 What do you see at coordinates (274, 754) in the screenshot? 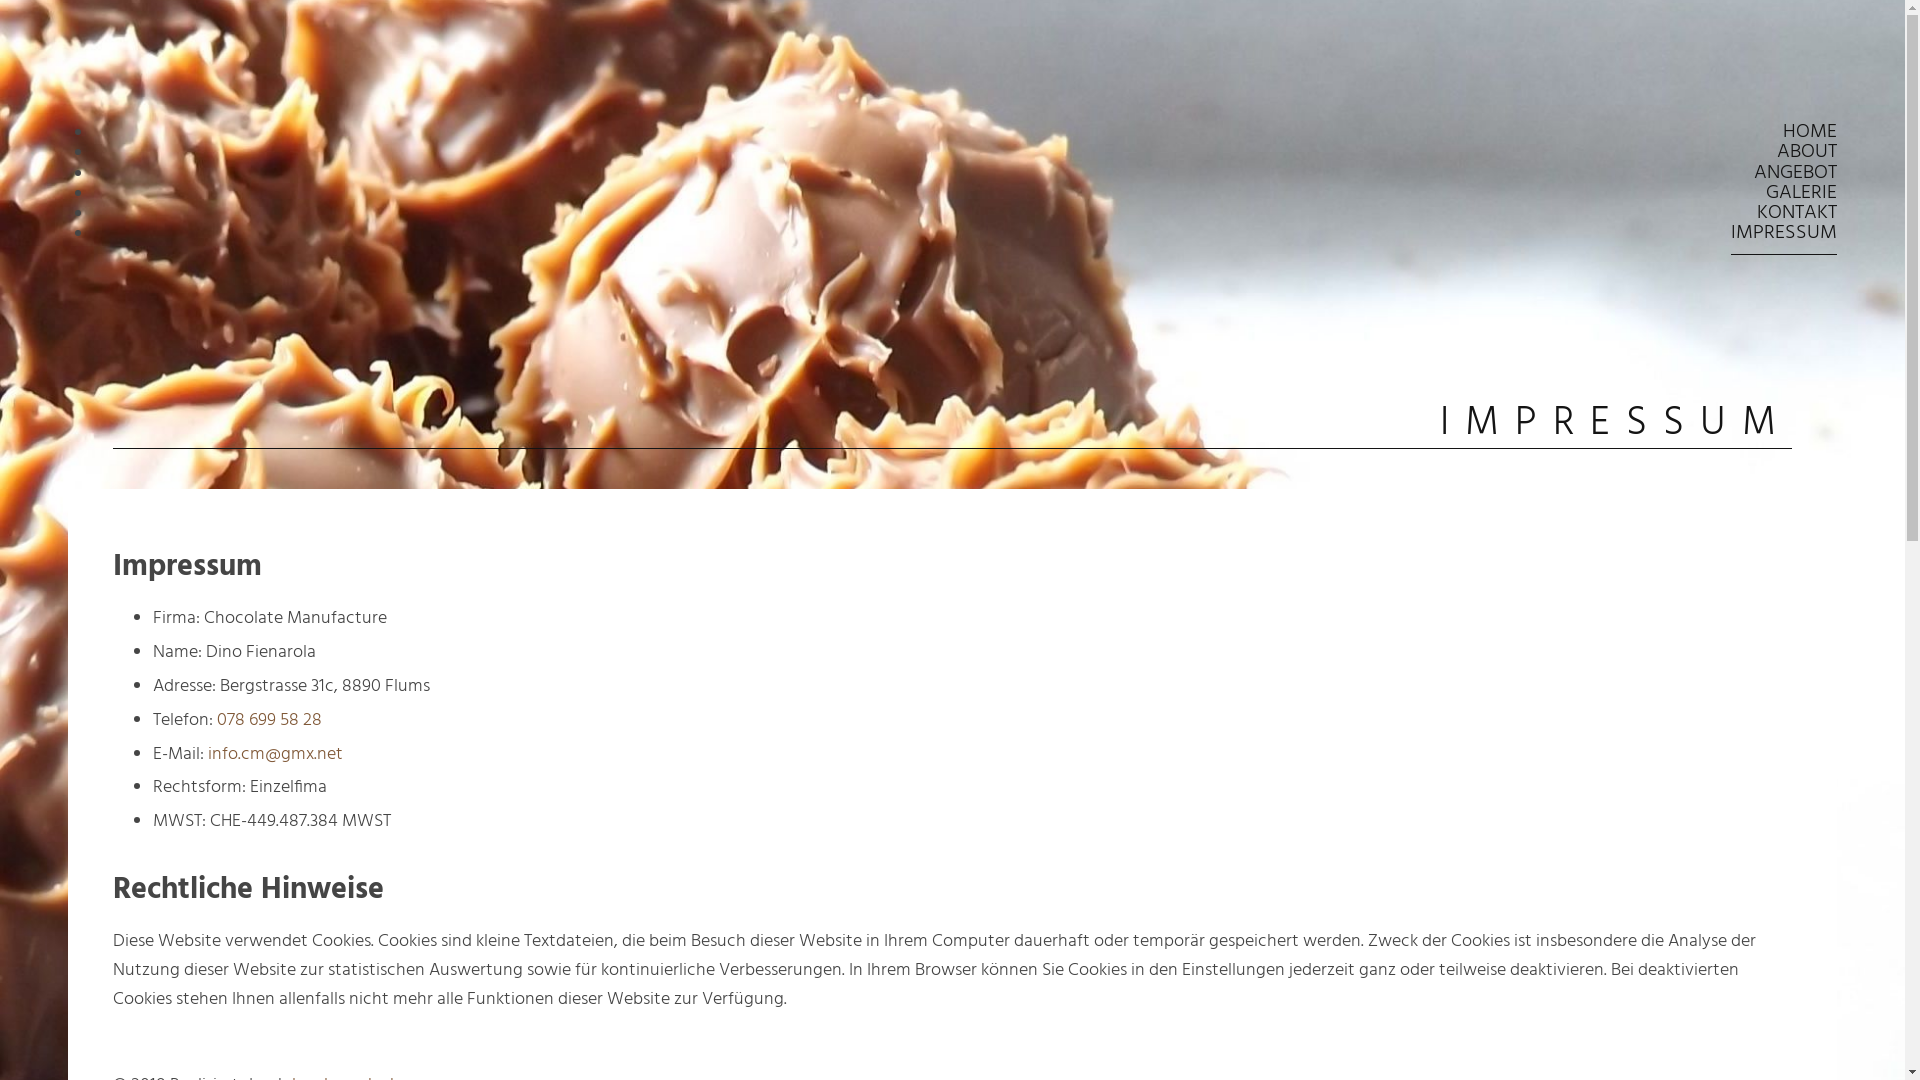
I see `'info.cm@gmx.net'` at bounding box center [274, 754].